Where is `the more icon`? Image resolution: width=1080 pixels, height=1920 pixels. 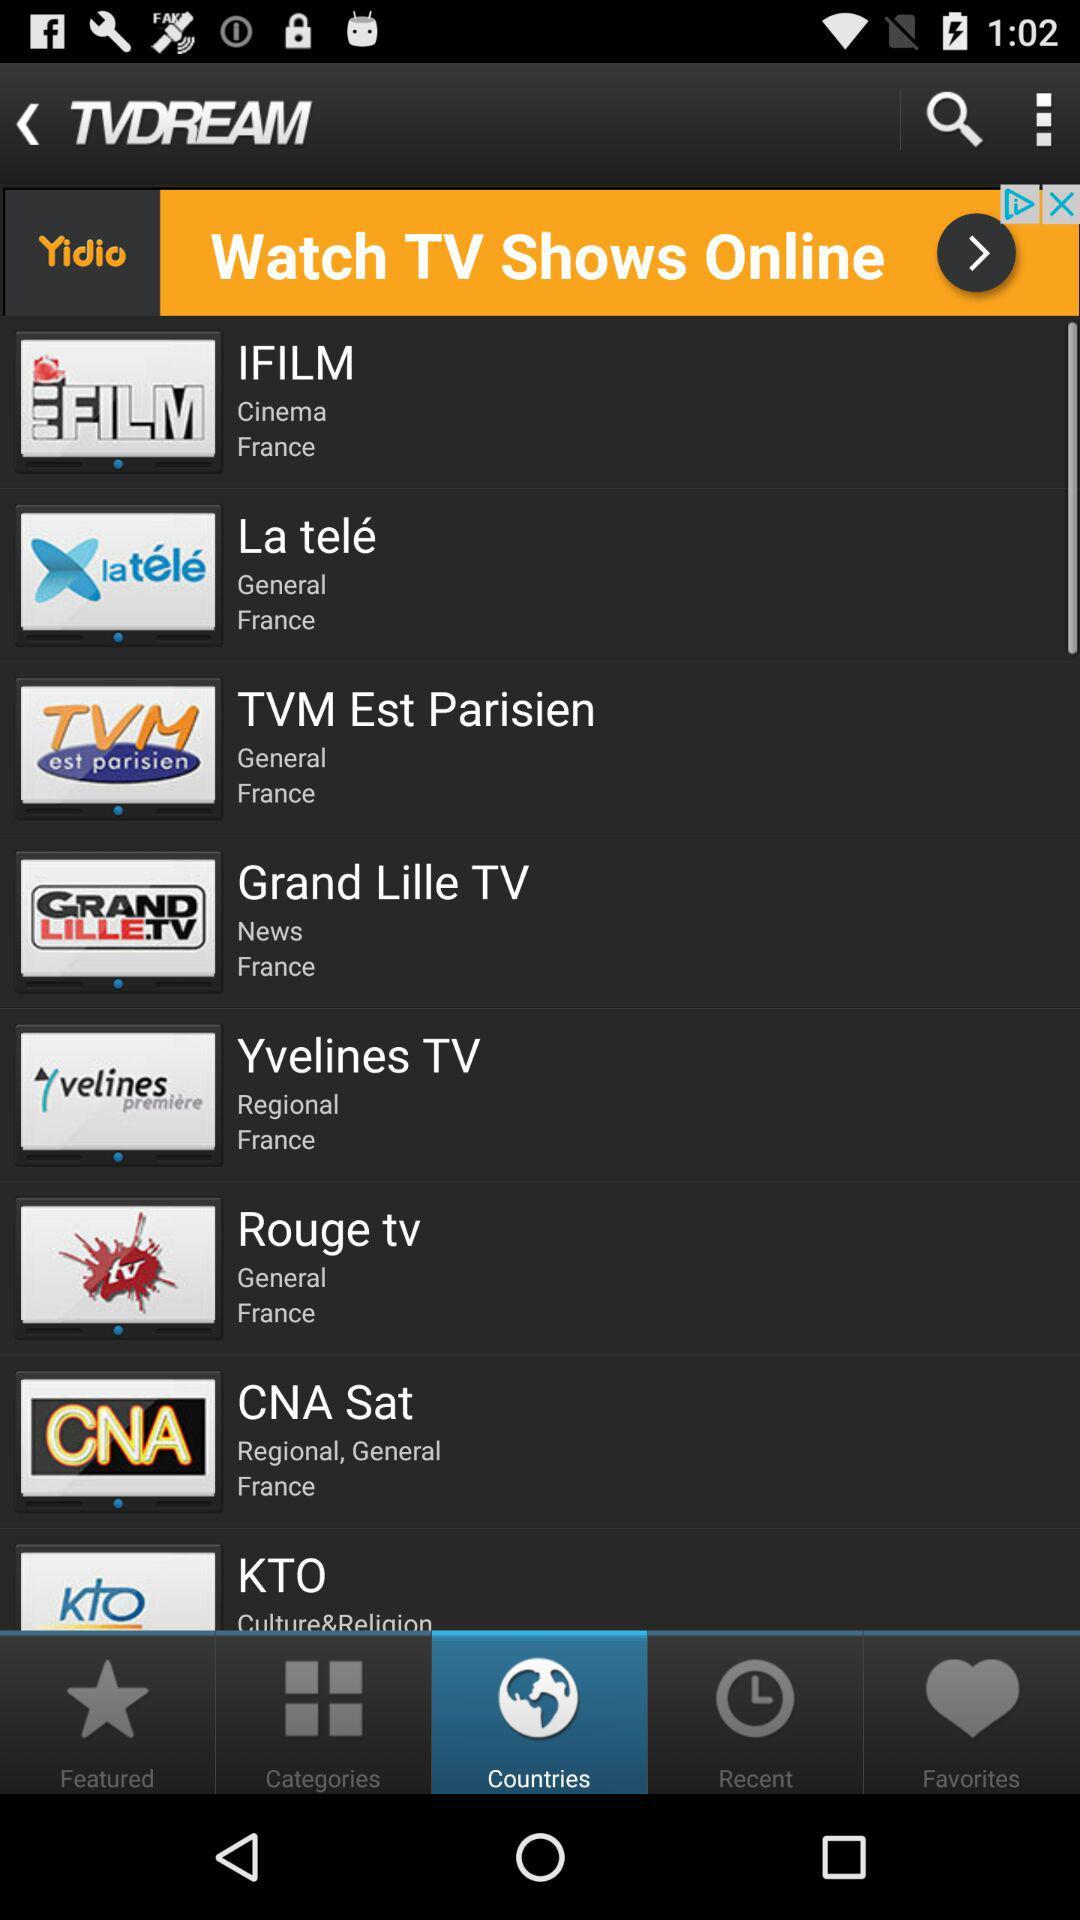
the more icon is located at coordinates (1042, 127).